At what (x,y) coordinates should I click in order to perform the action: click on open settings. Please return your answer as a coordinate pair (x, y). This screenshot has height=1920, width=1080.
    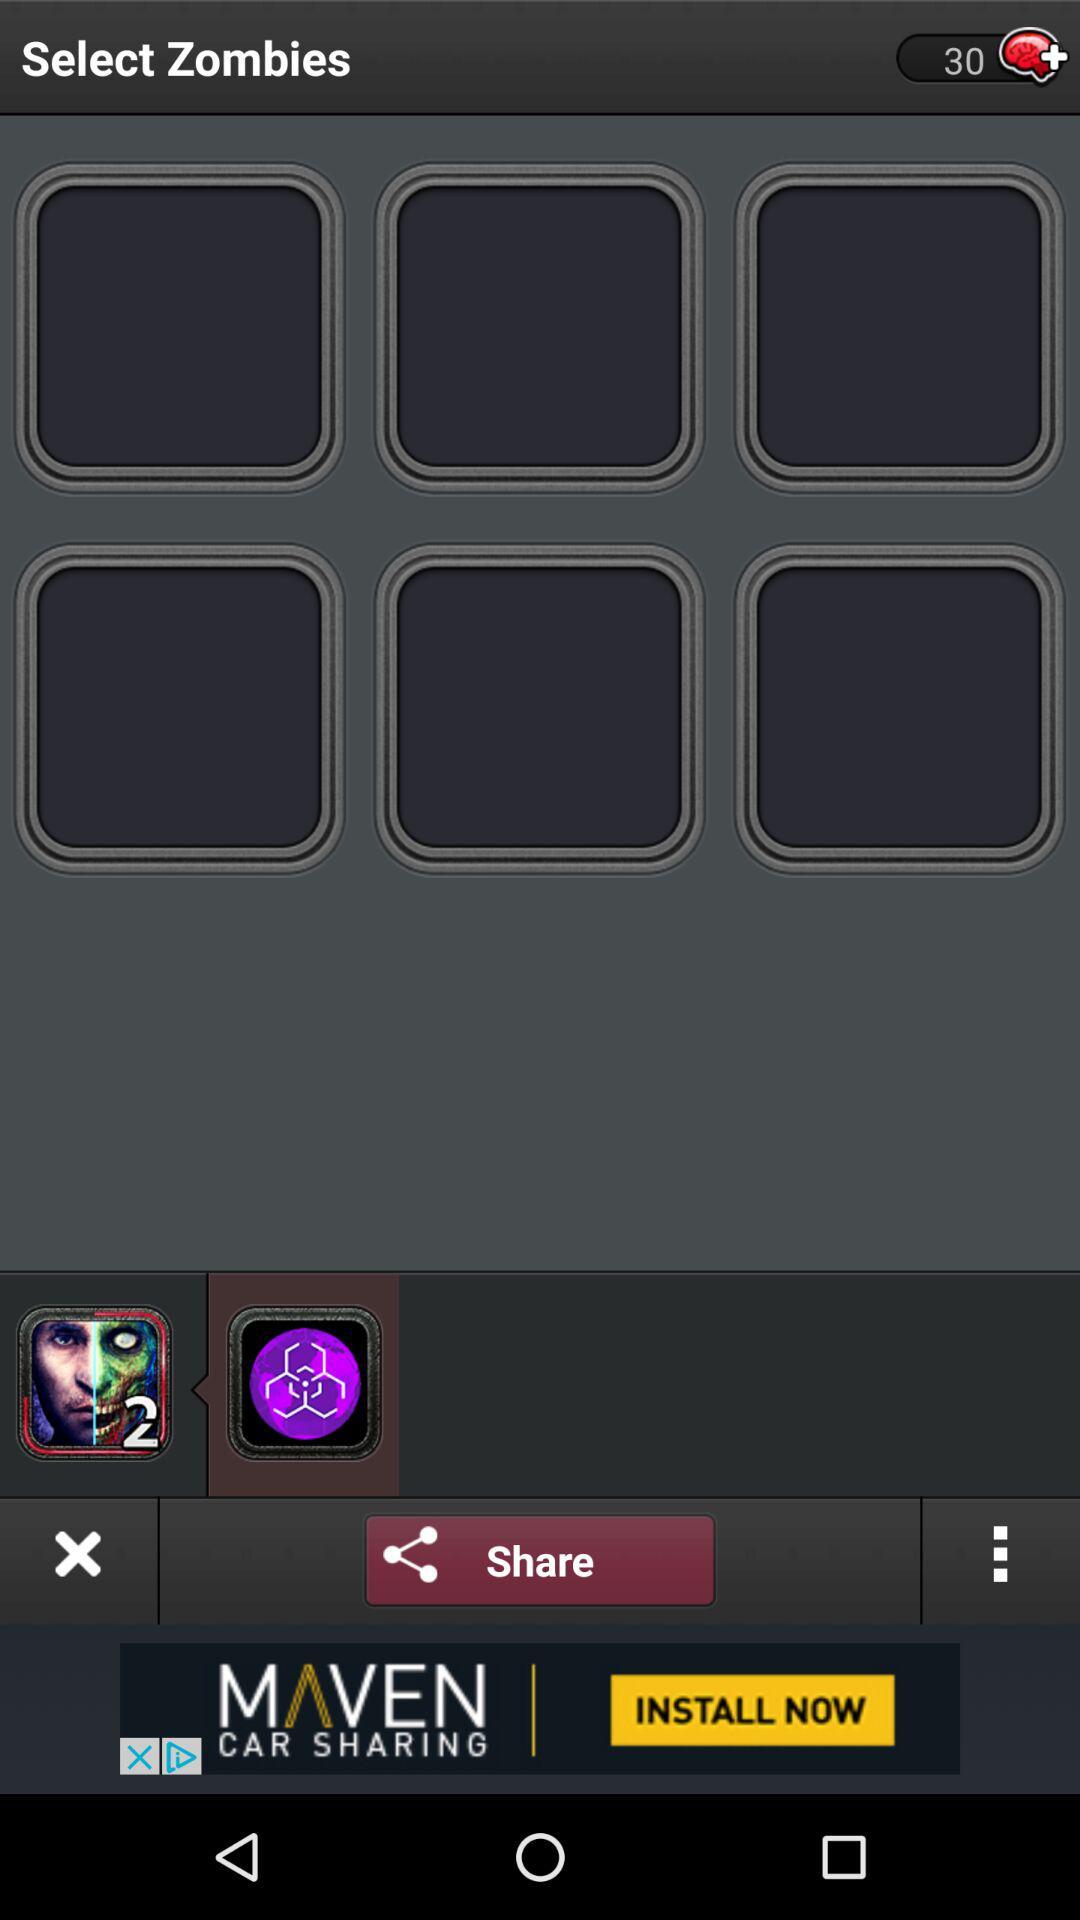
    Looking at the image, I should click on (410, 1559).